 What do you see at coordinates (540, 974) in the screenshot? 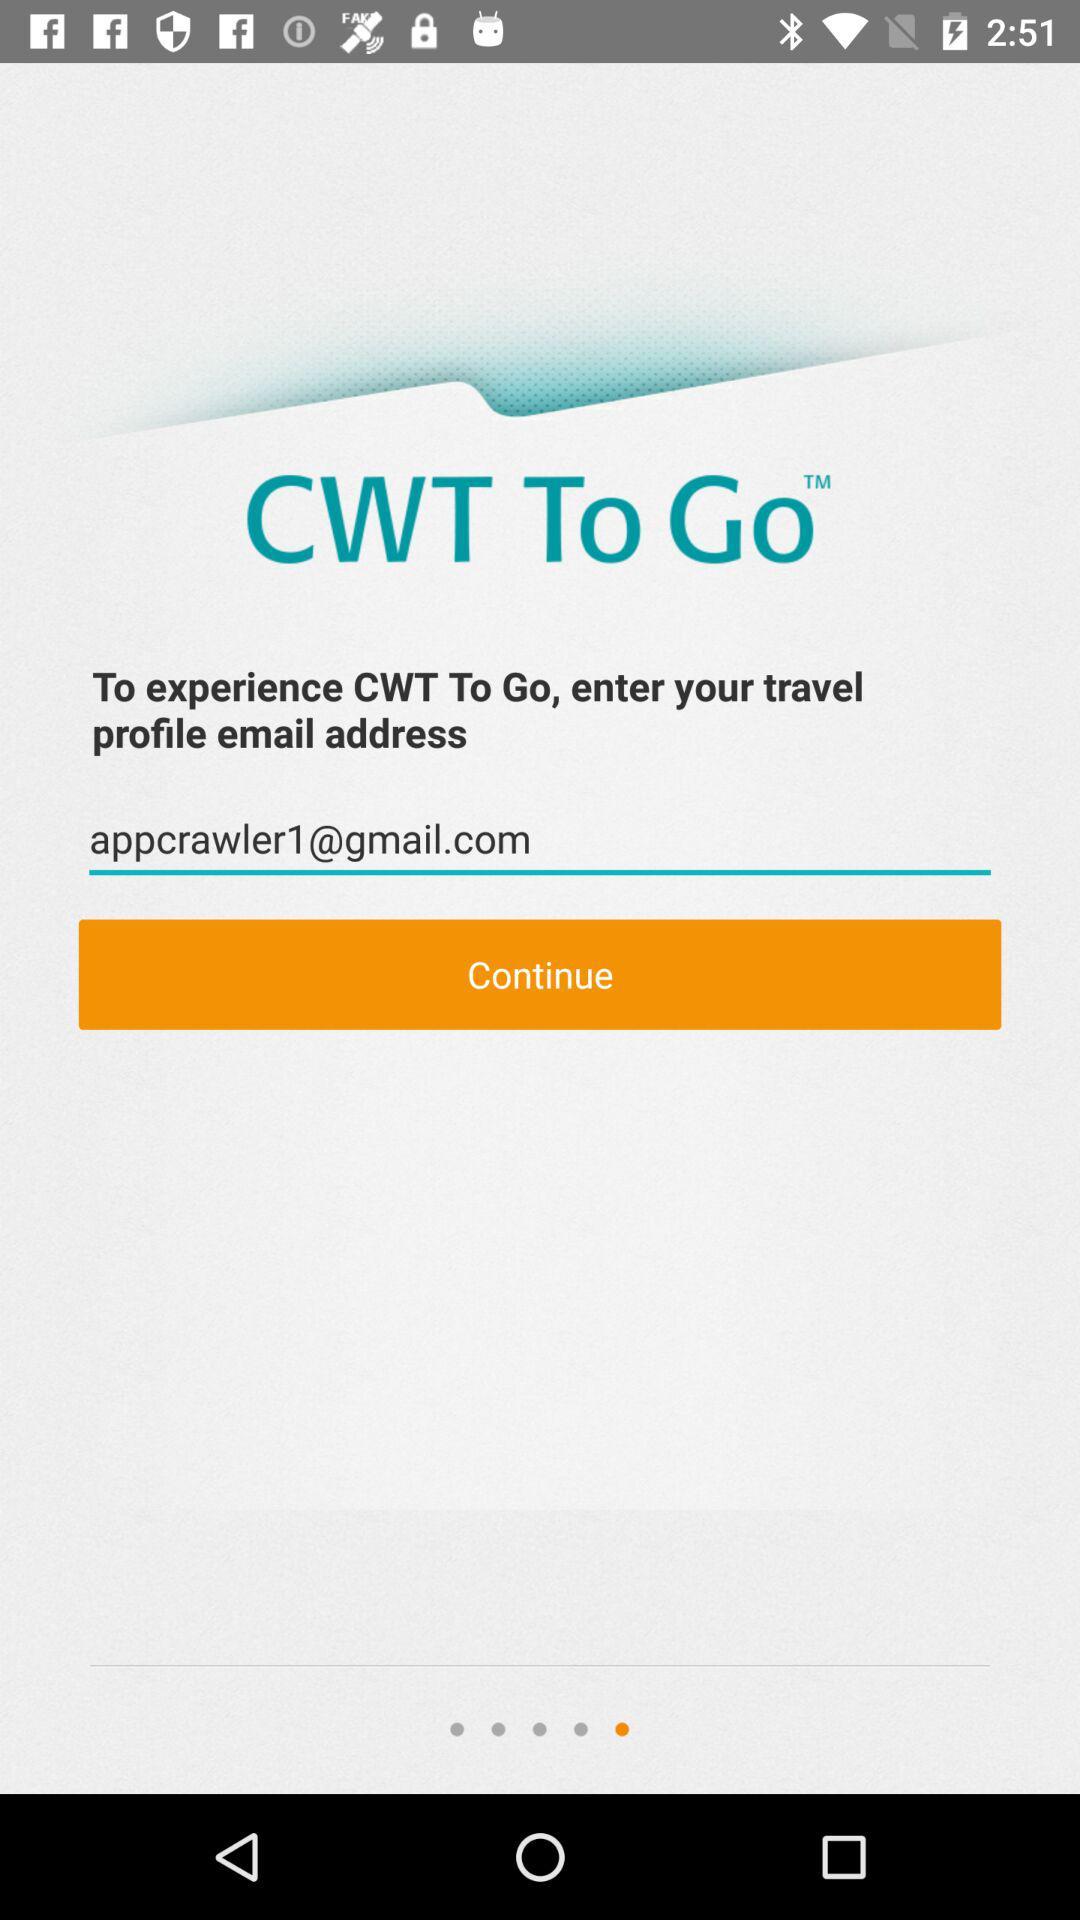
I see `the item below appcrawler1@gmail.com icon` at bounding box center [540, 974].